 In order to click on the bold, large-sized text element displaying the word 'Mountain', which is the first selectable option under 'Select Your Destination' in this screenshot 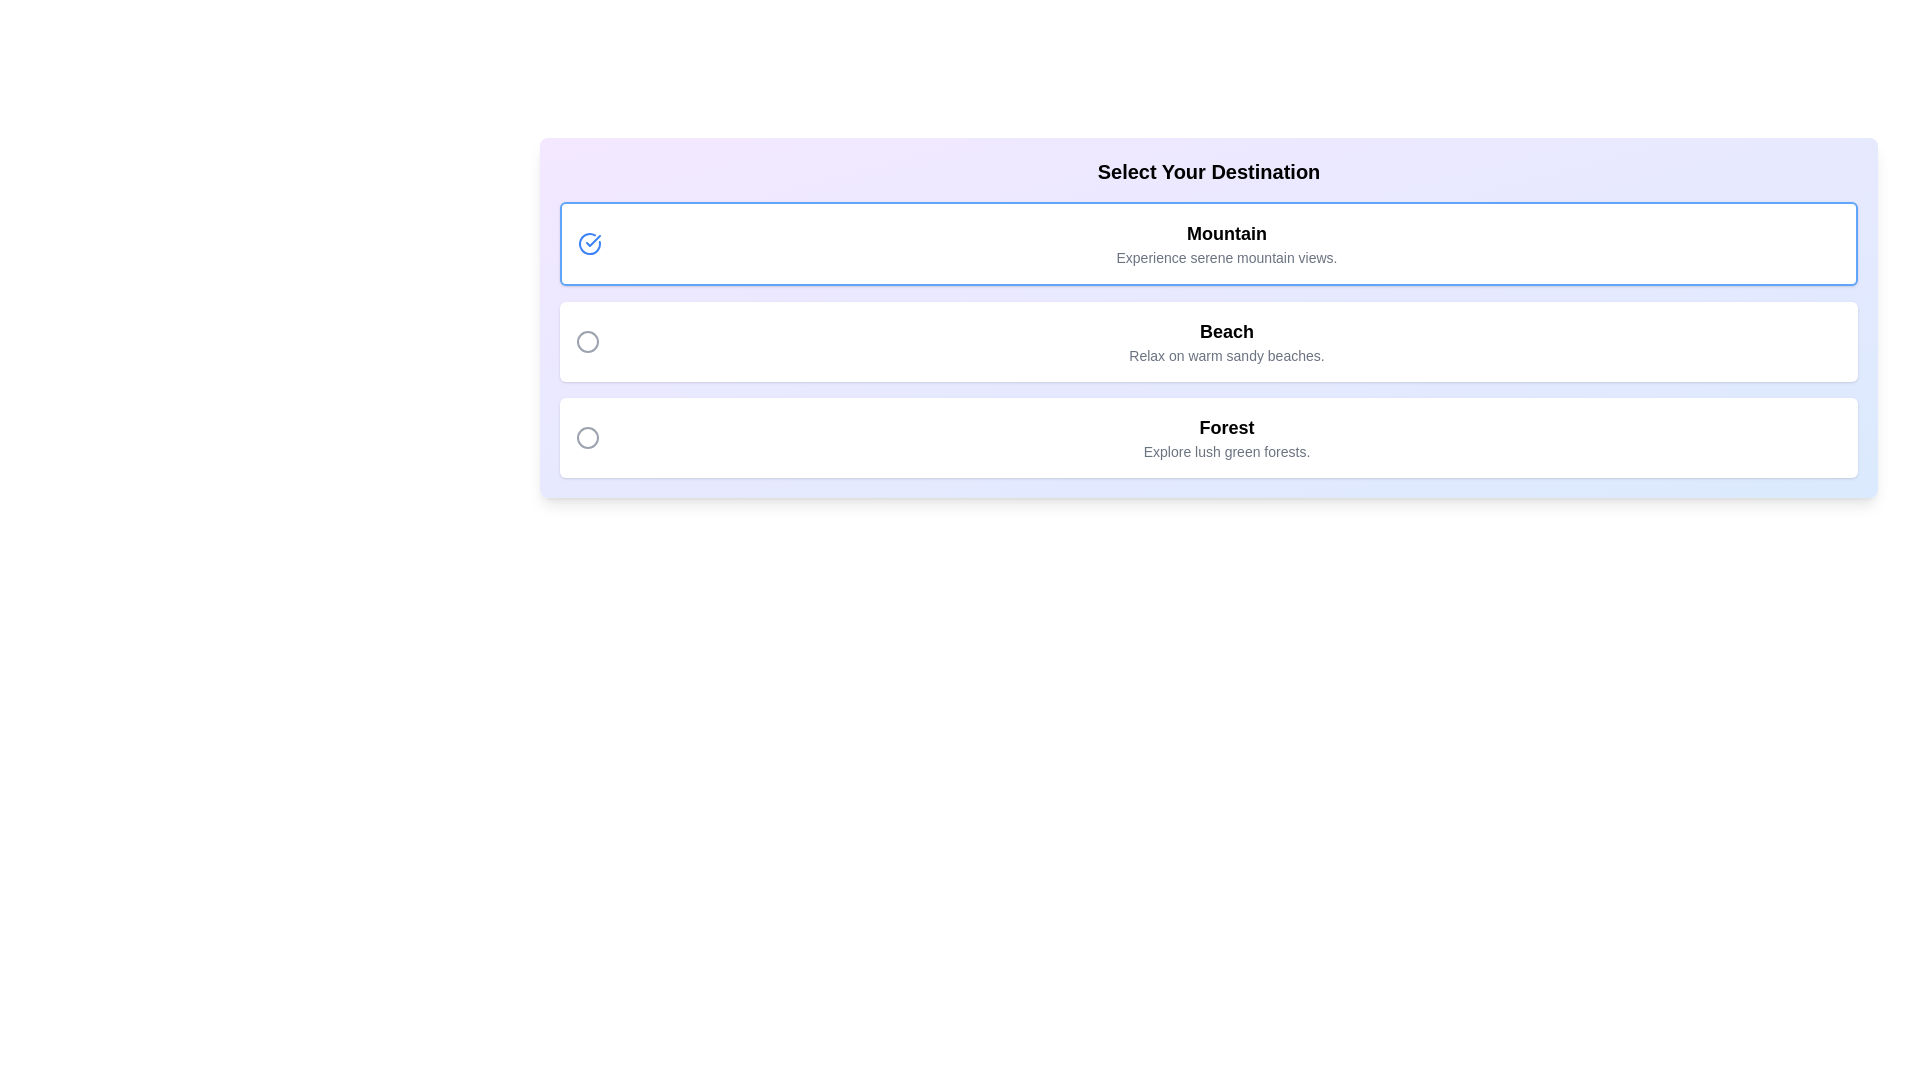, I will do `click(1226, 233)`.